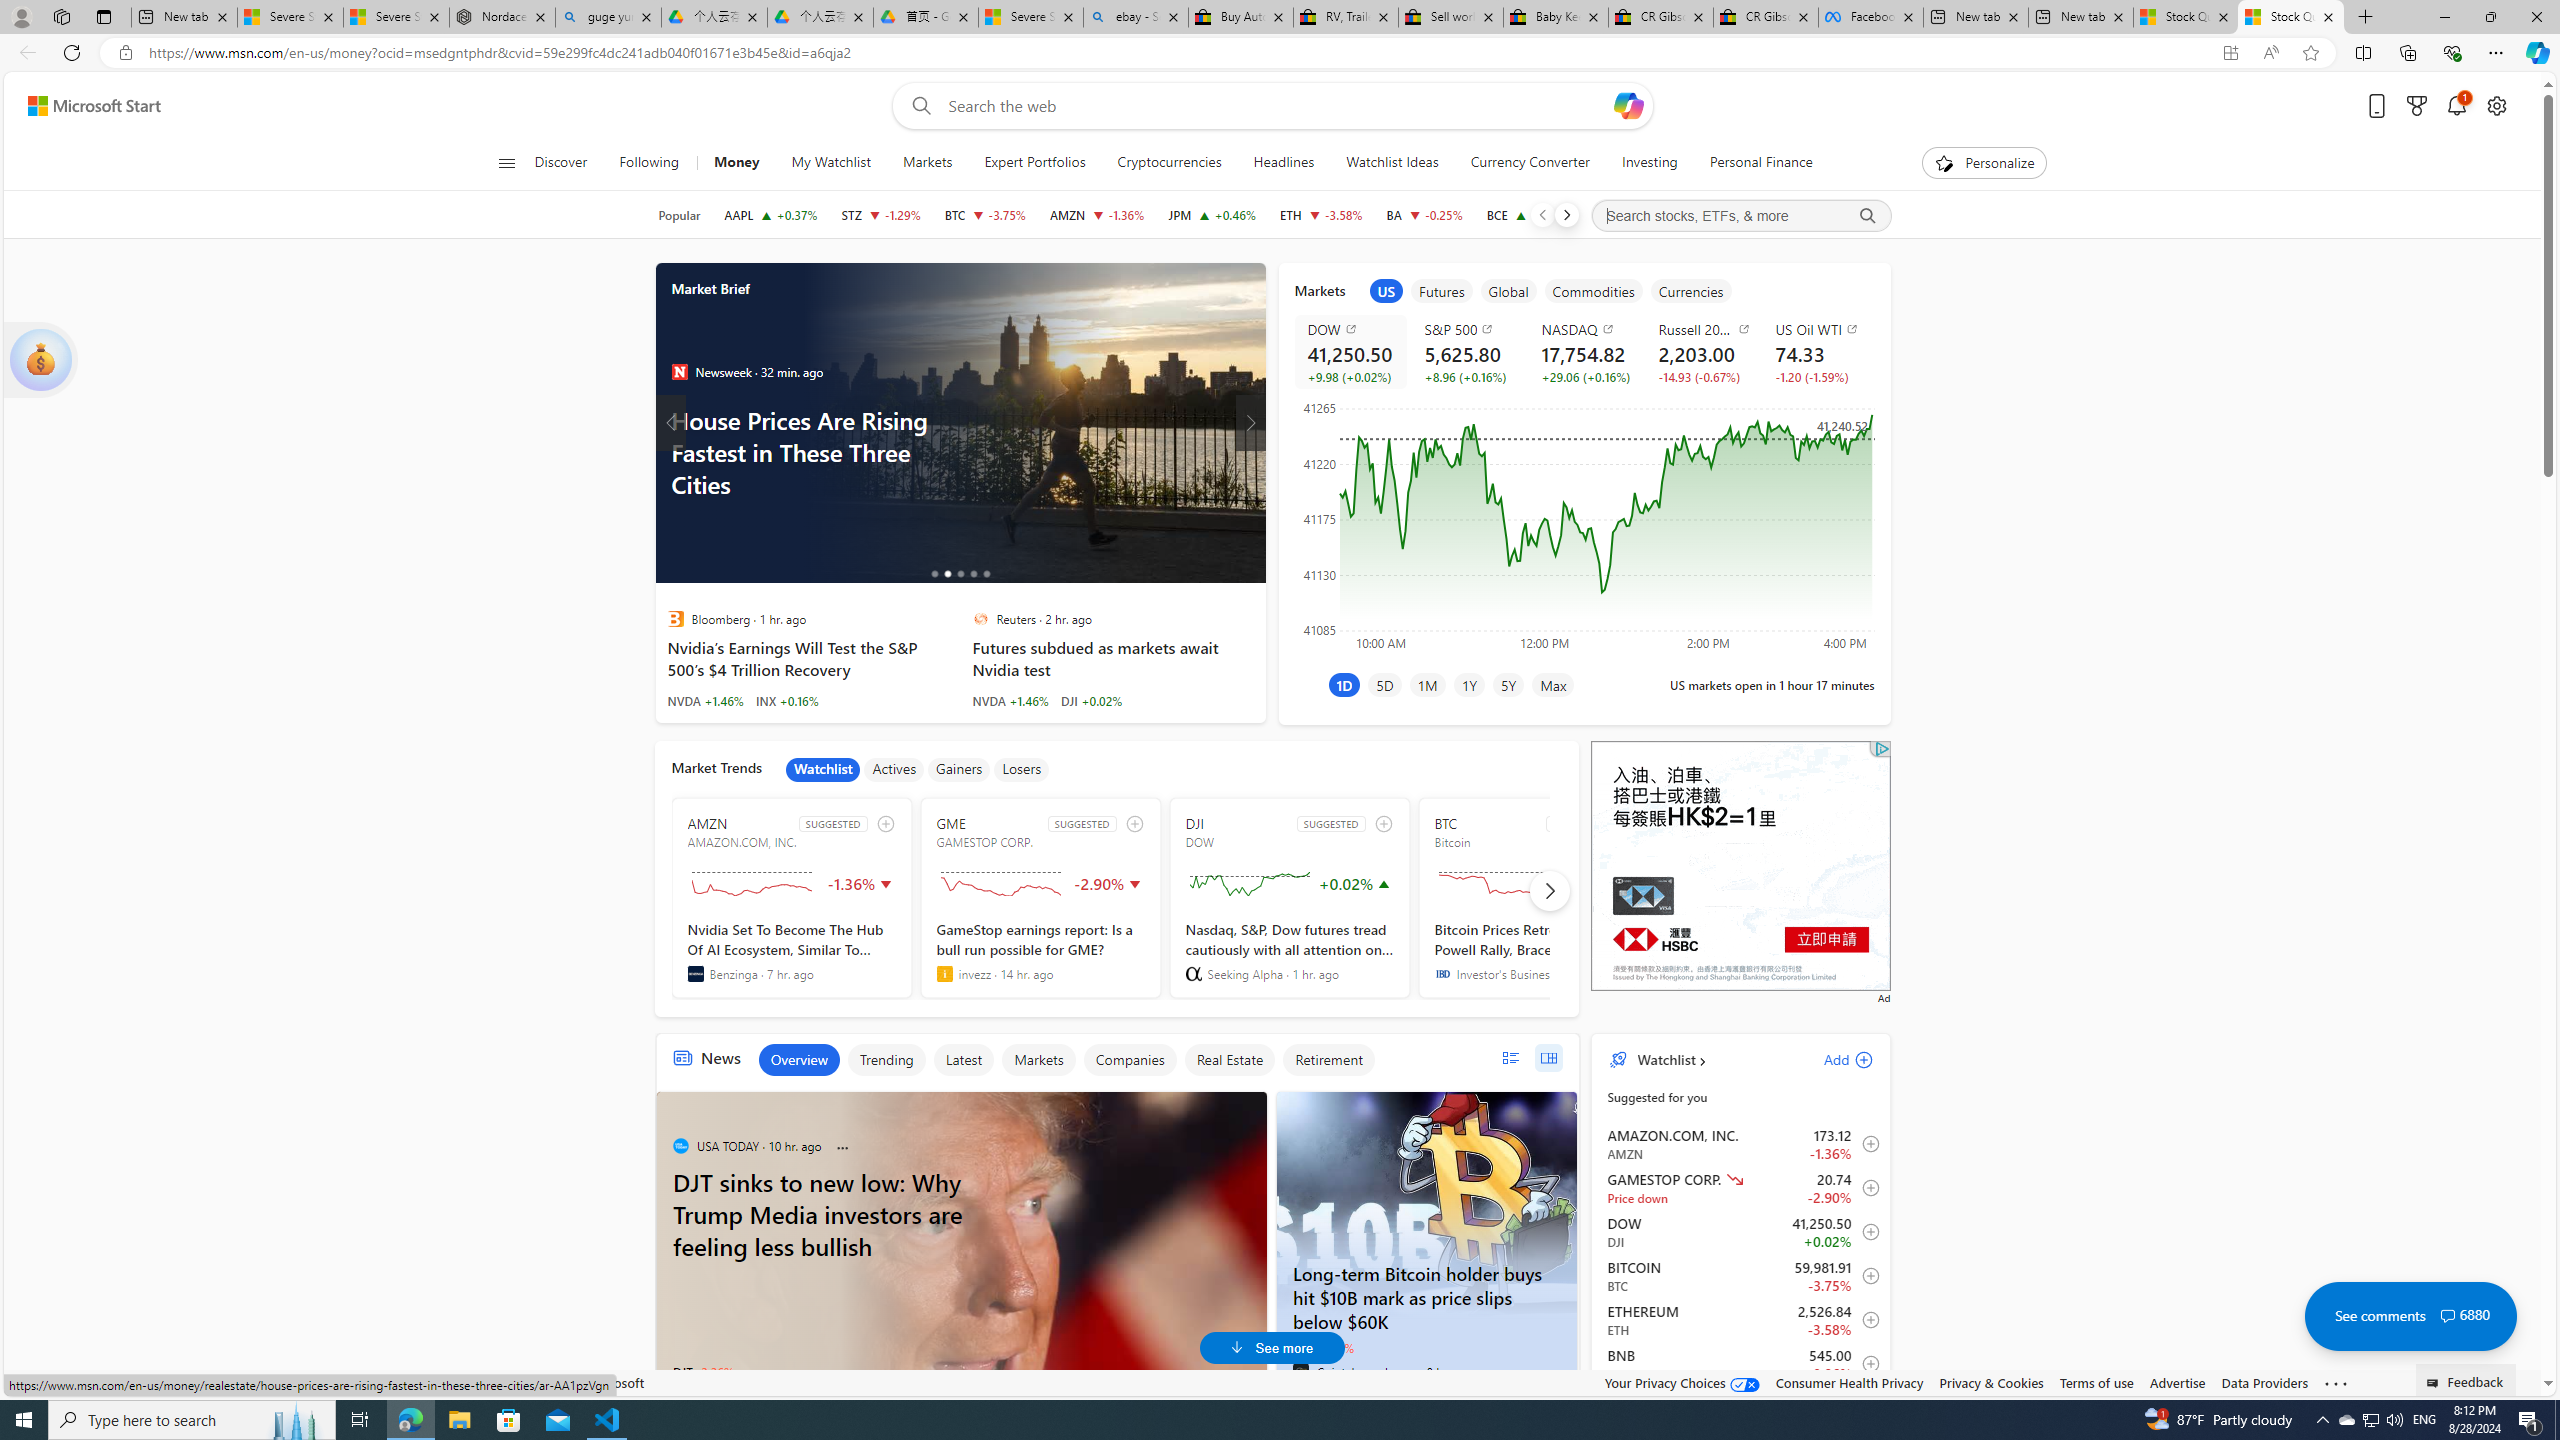 Image resolution: width=2560 pixels, height=1440 pixels. Describe the element at coordinates (81, 104) in the screenshot. I see `'Skip to footer'` at that location.